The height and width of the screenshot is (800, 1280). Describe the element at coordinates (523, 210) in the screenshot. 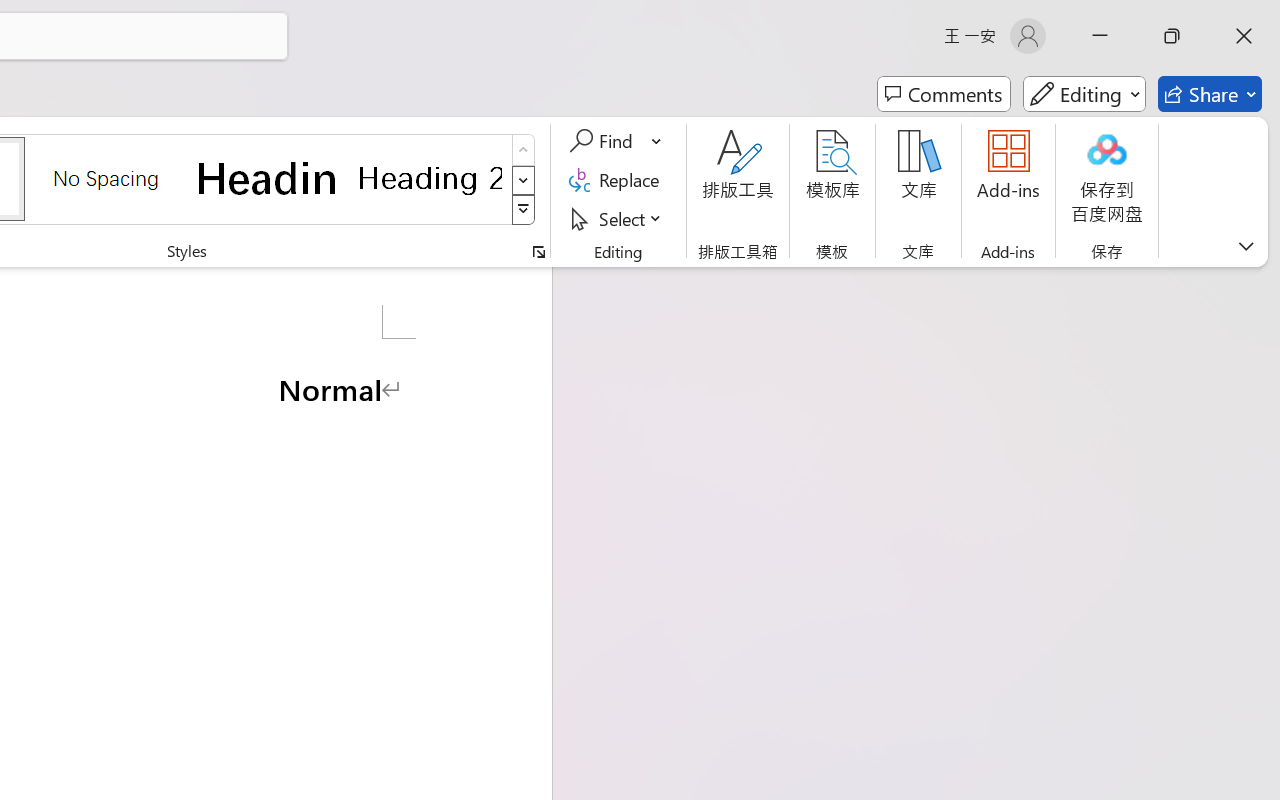

I see `'Styles'` at that location.